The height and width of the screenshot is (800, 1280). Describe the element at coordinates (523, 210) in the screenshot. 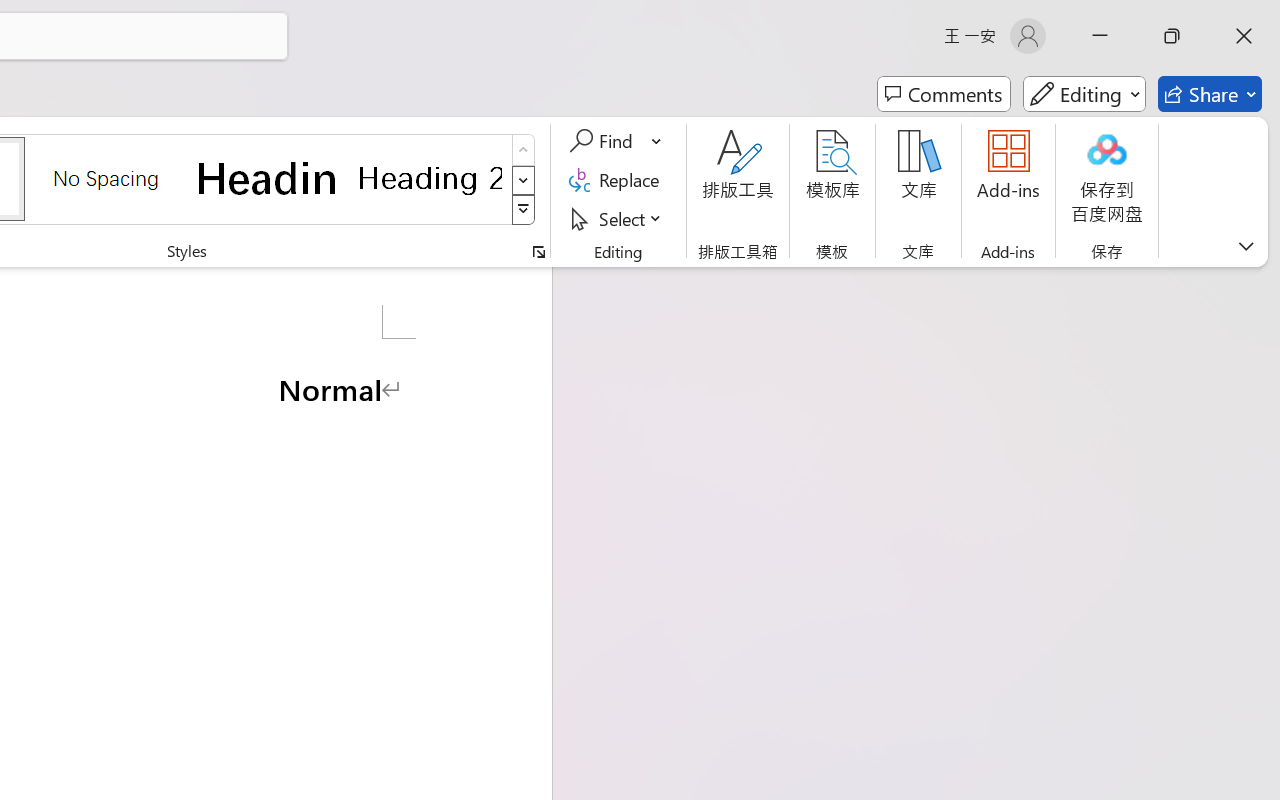

I see `'Styles'` at that location.